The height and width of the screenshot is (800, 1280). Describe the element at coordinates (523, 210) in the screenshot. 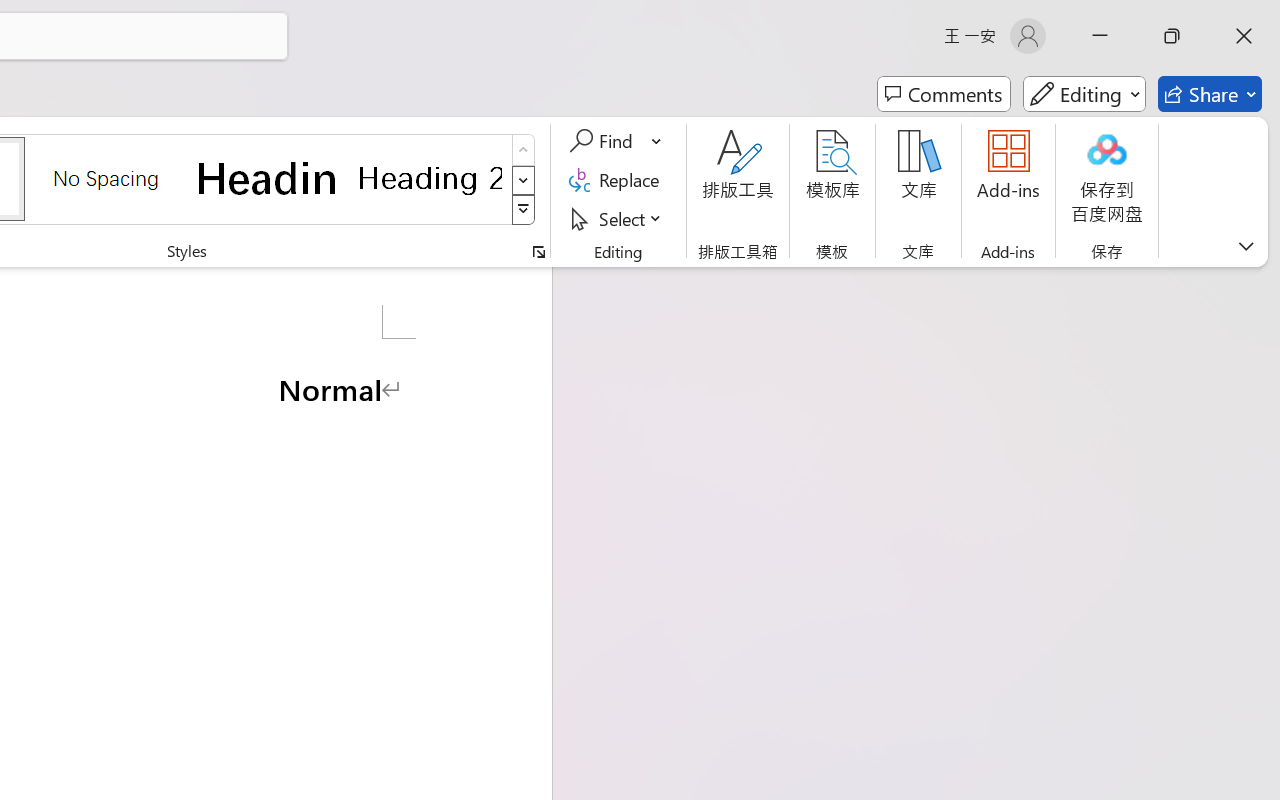

I see `'Styles'` at that location.